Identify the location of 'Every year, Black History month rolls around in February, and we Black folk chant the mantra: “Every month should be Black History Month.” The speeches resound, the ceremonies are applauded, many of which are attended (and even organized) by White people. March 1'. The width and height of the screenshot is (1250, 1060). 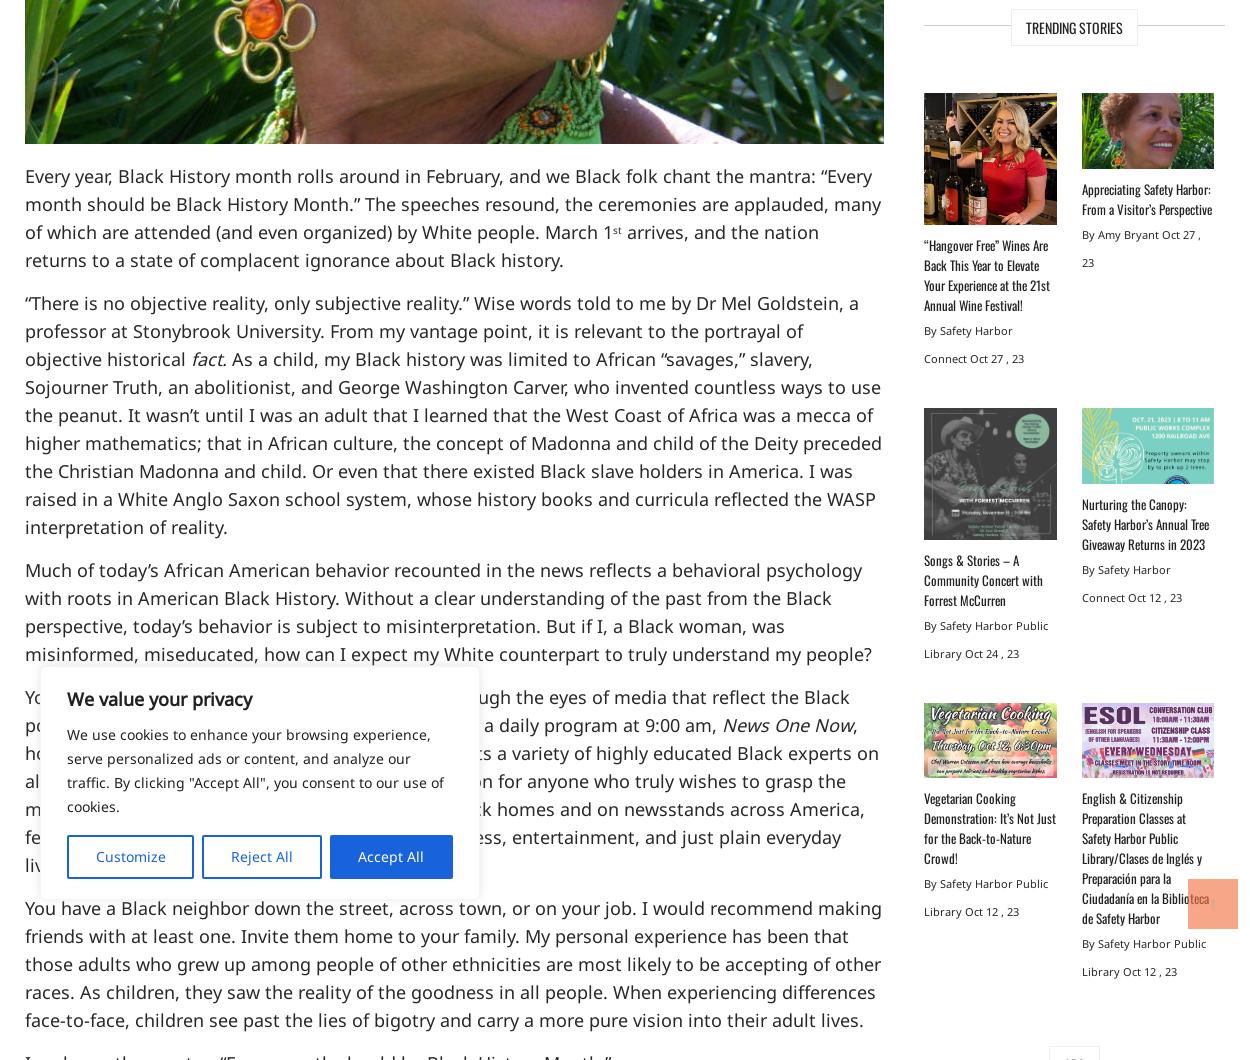
(452, 203).